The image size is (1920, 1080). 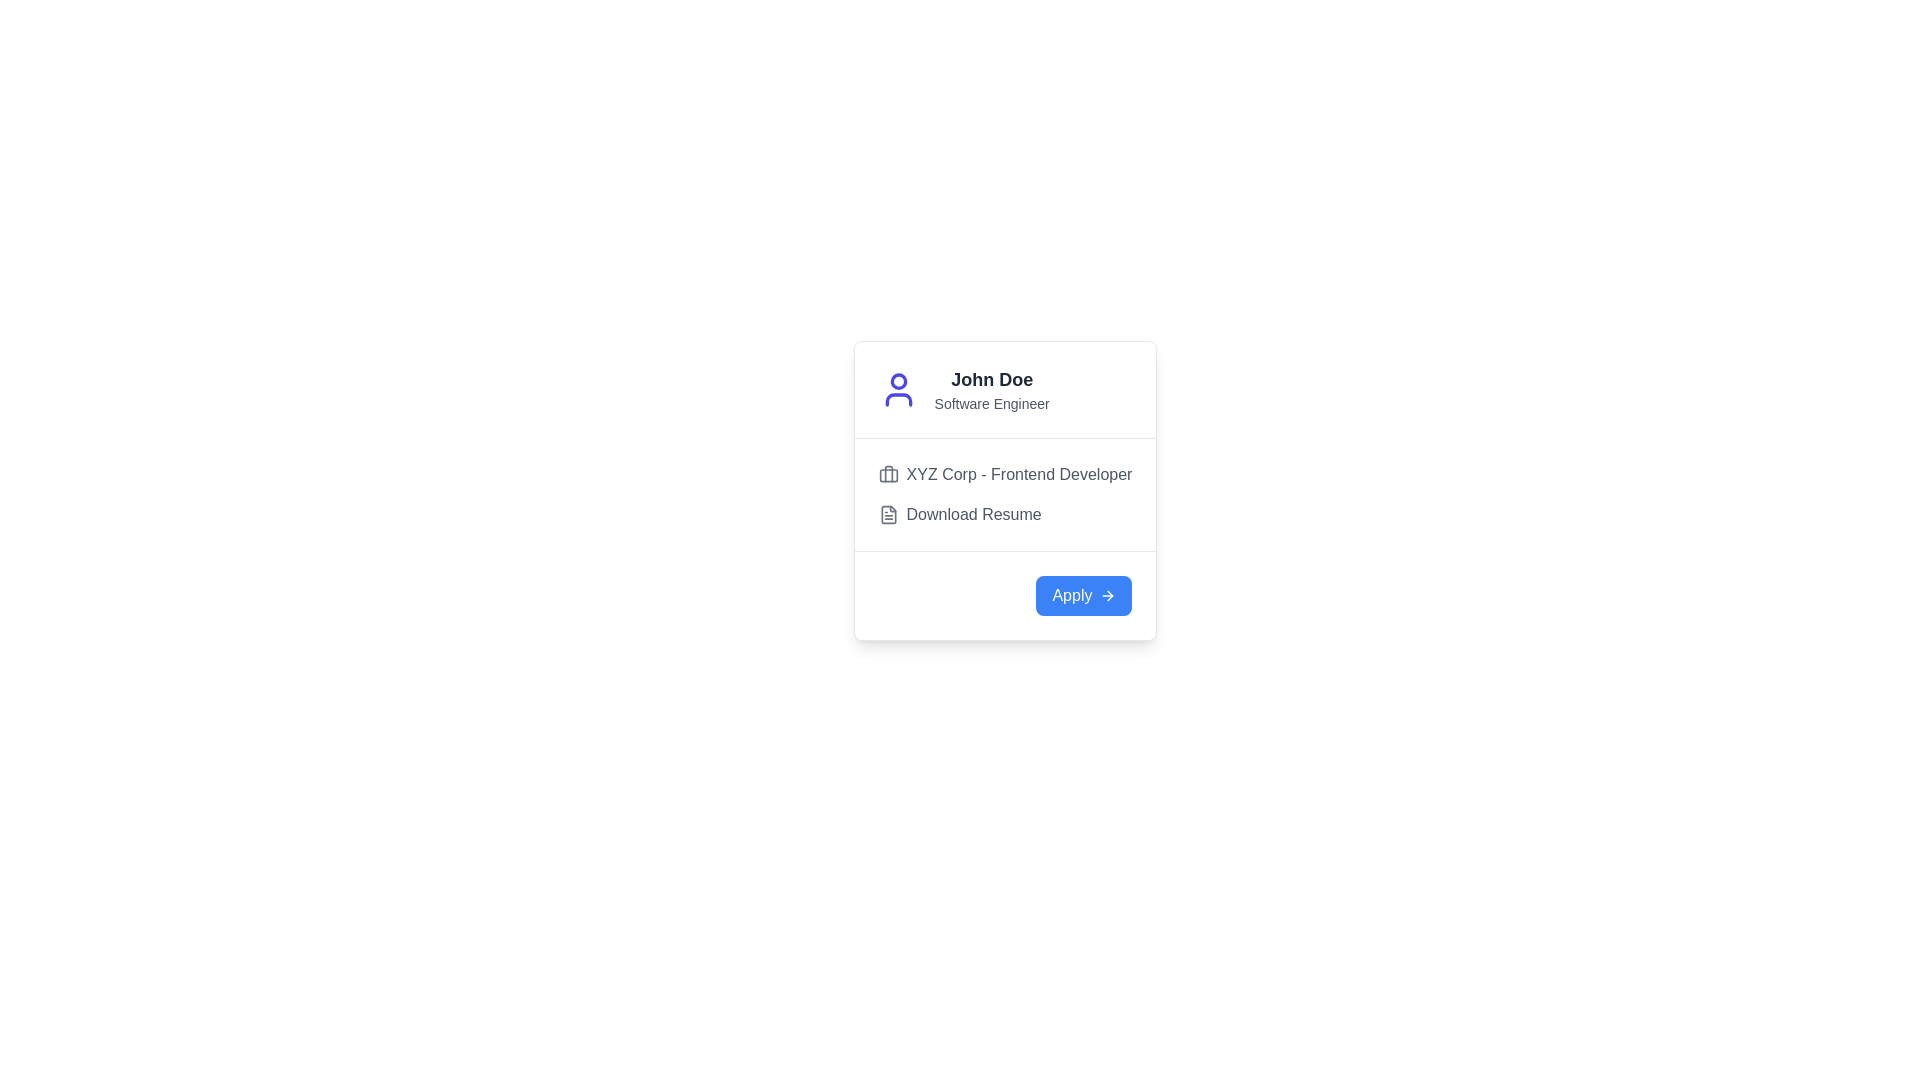 I want to click on the text label within the button located in the lower section of the user profile card, so click(x=1071, y=595).